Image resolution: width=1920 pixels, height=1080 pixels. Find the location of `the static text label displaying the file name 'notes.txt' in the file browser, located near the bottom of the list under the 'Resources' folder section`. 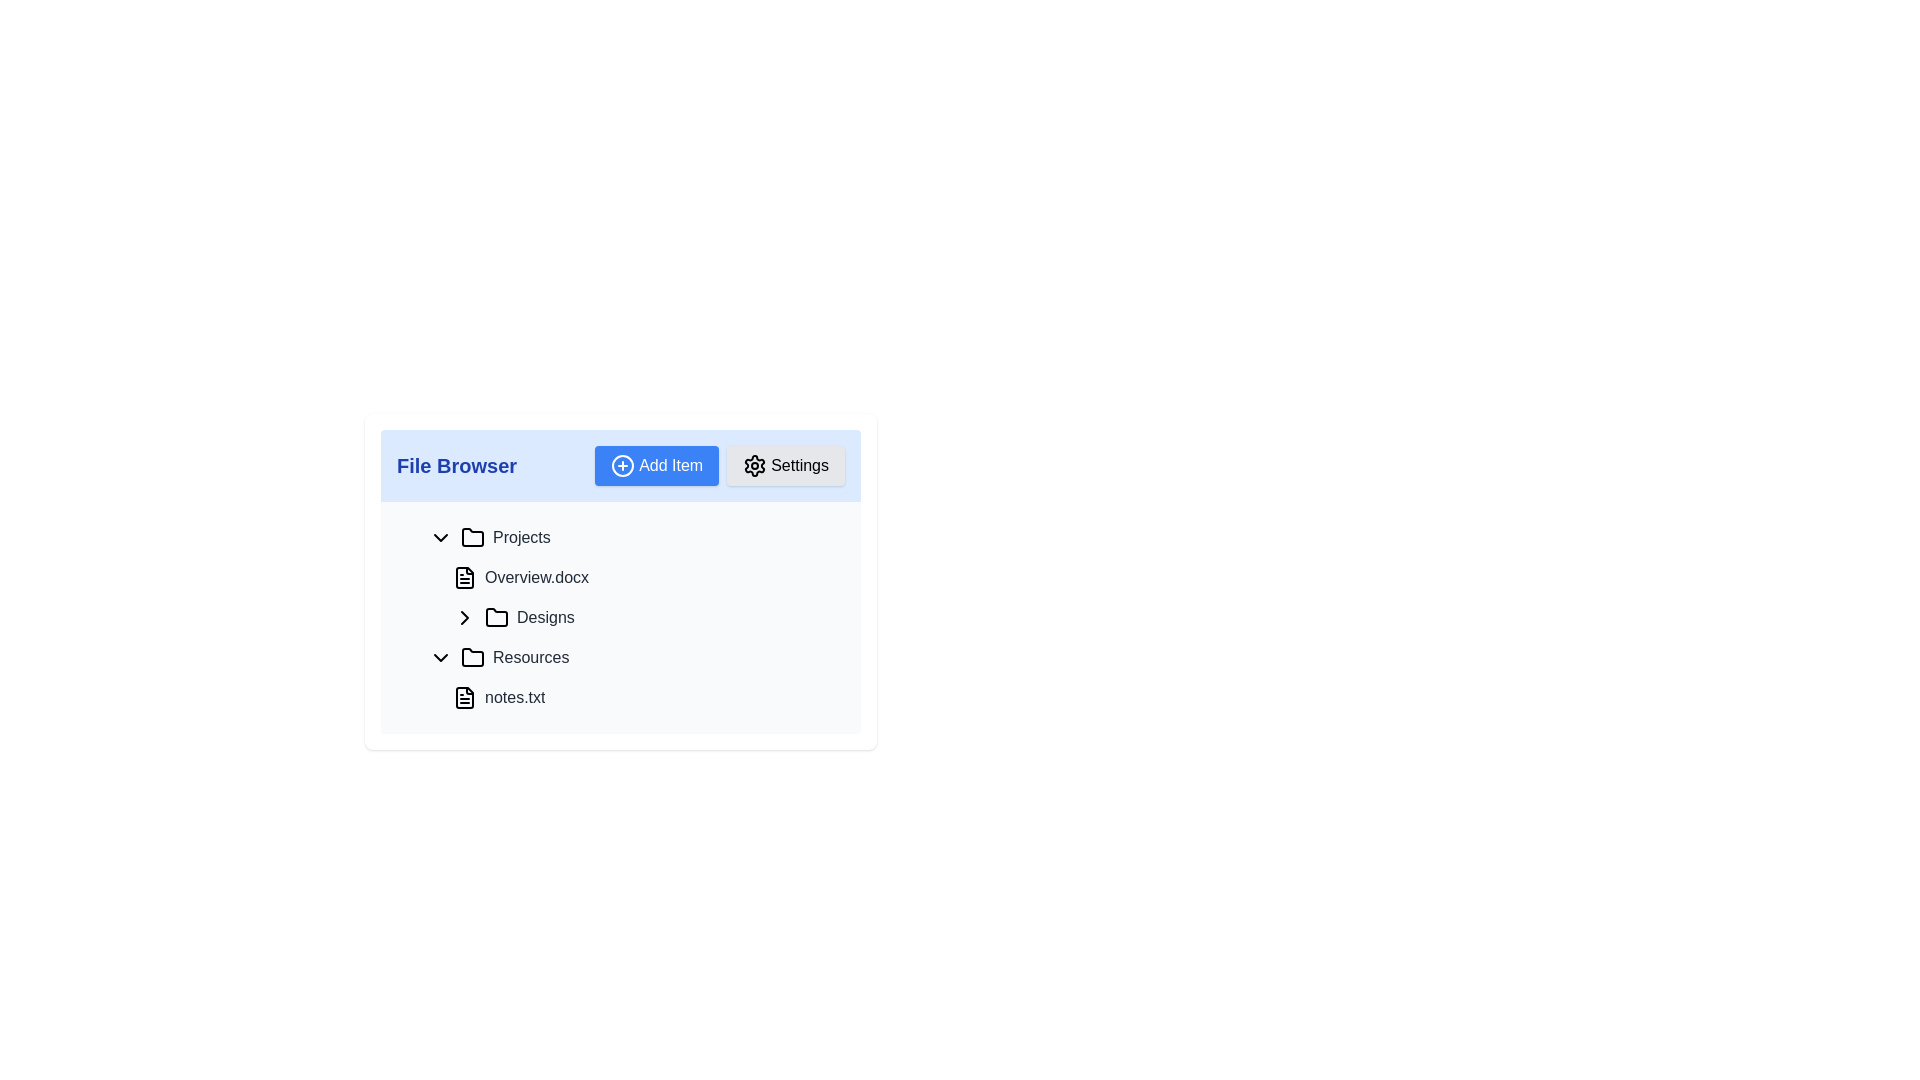

the static text label displaying the file name 'notes.txt' in the file browser, located near the bottom of the list under the 'Resources' folder section is located at coordinates (515, 697).